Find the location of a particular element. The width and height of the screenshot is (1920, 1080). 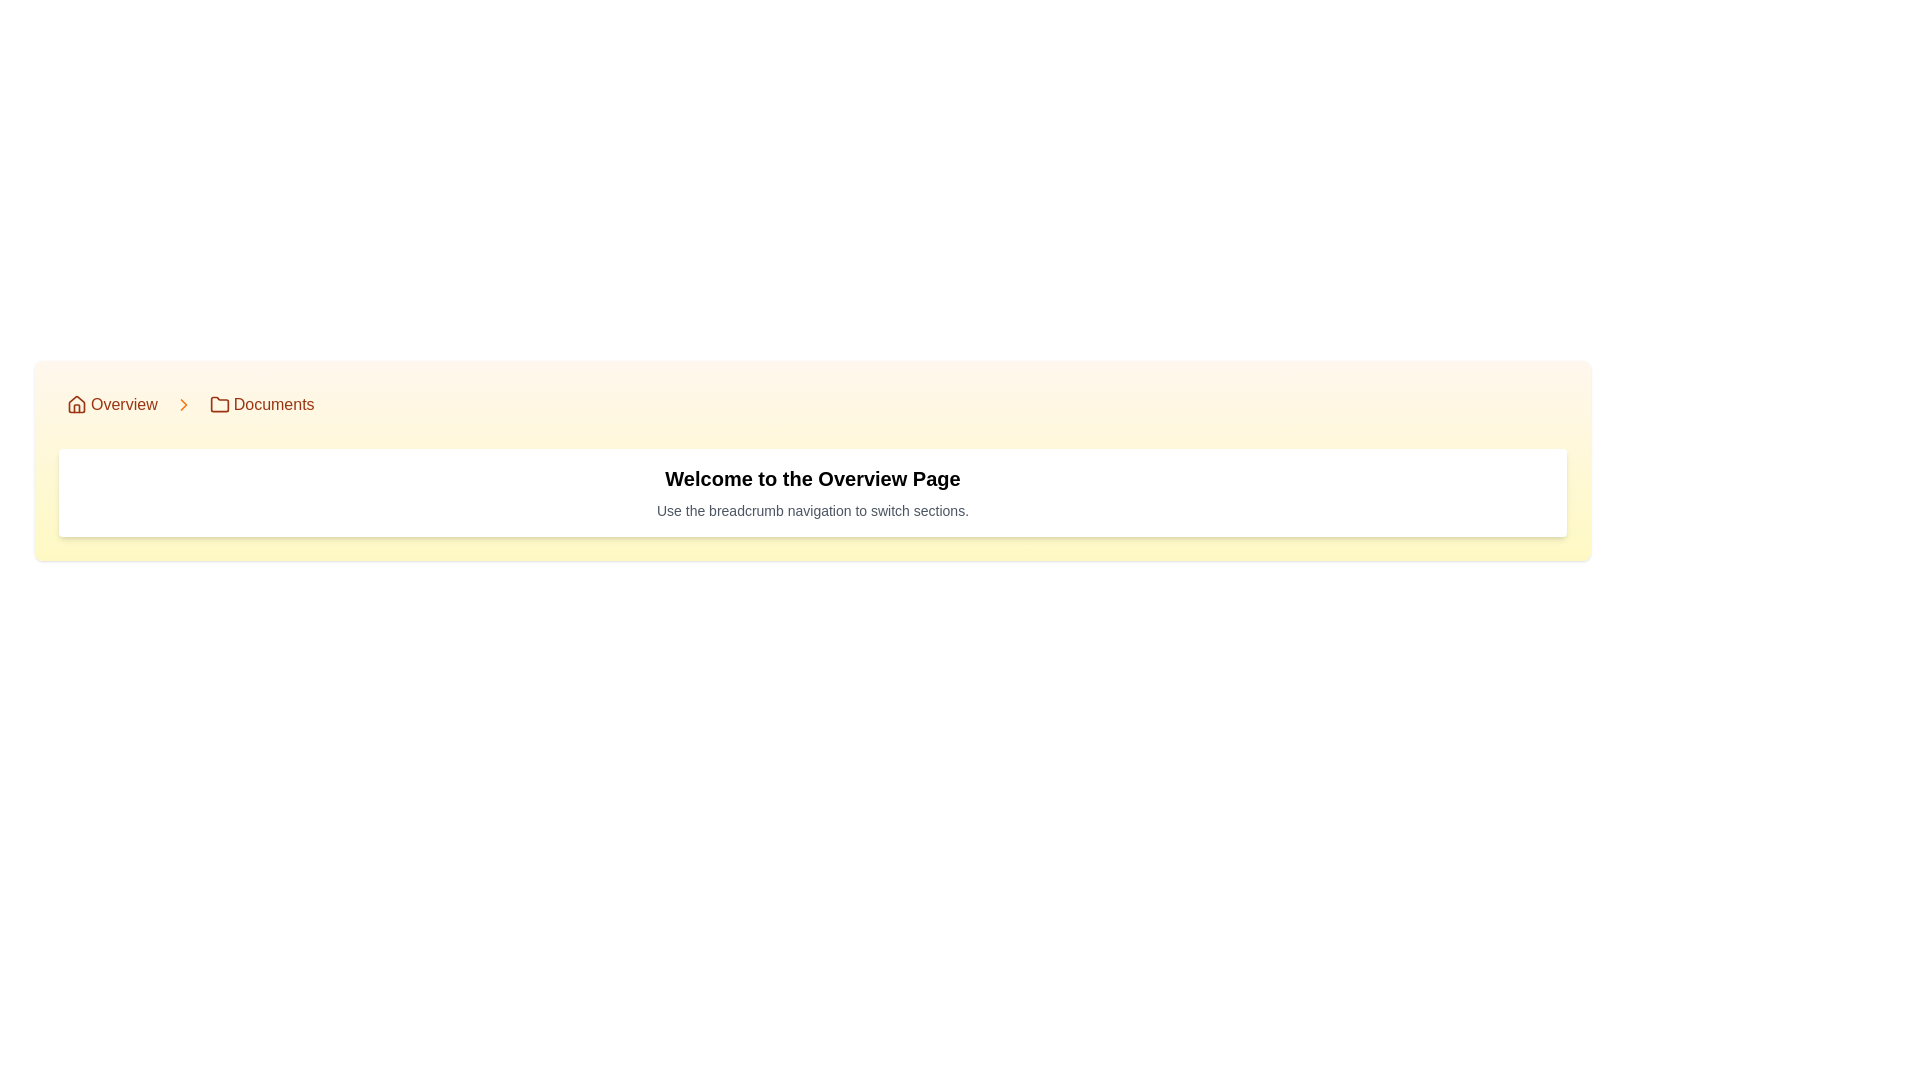

the 'Documents' icon in the breadcrumb navigation is located at coordinates (219, 404).